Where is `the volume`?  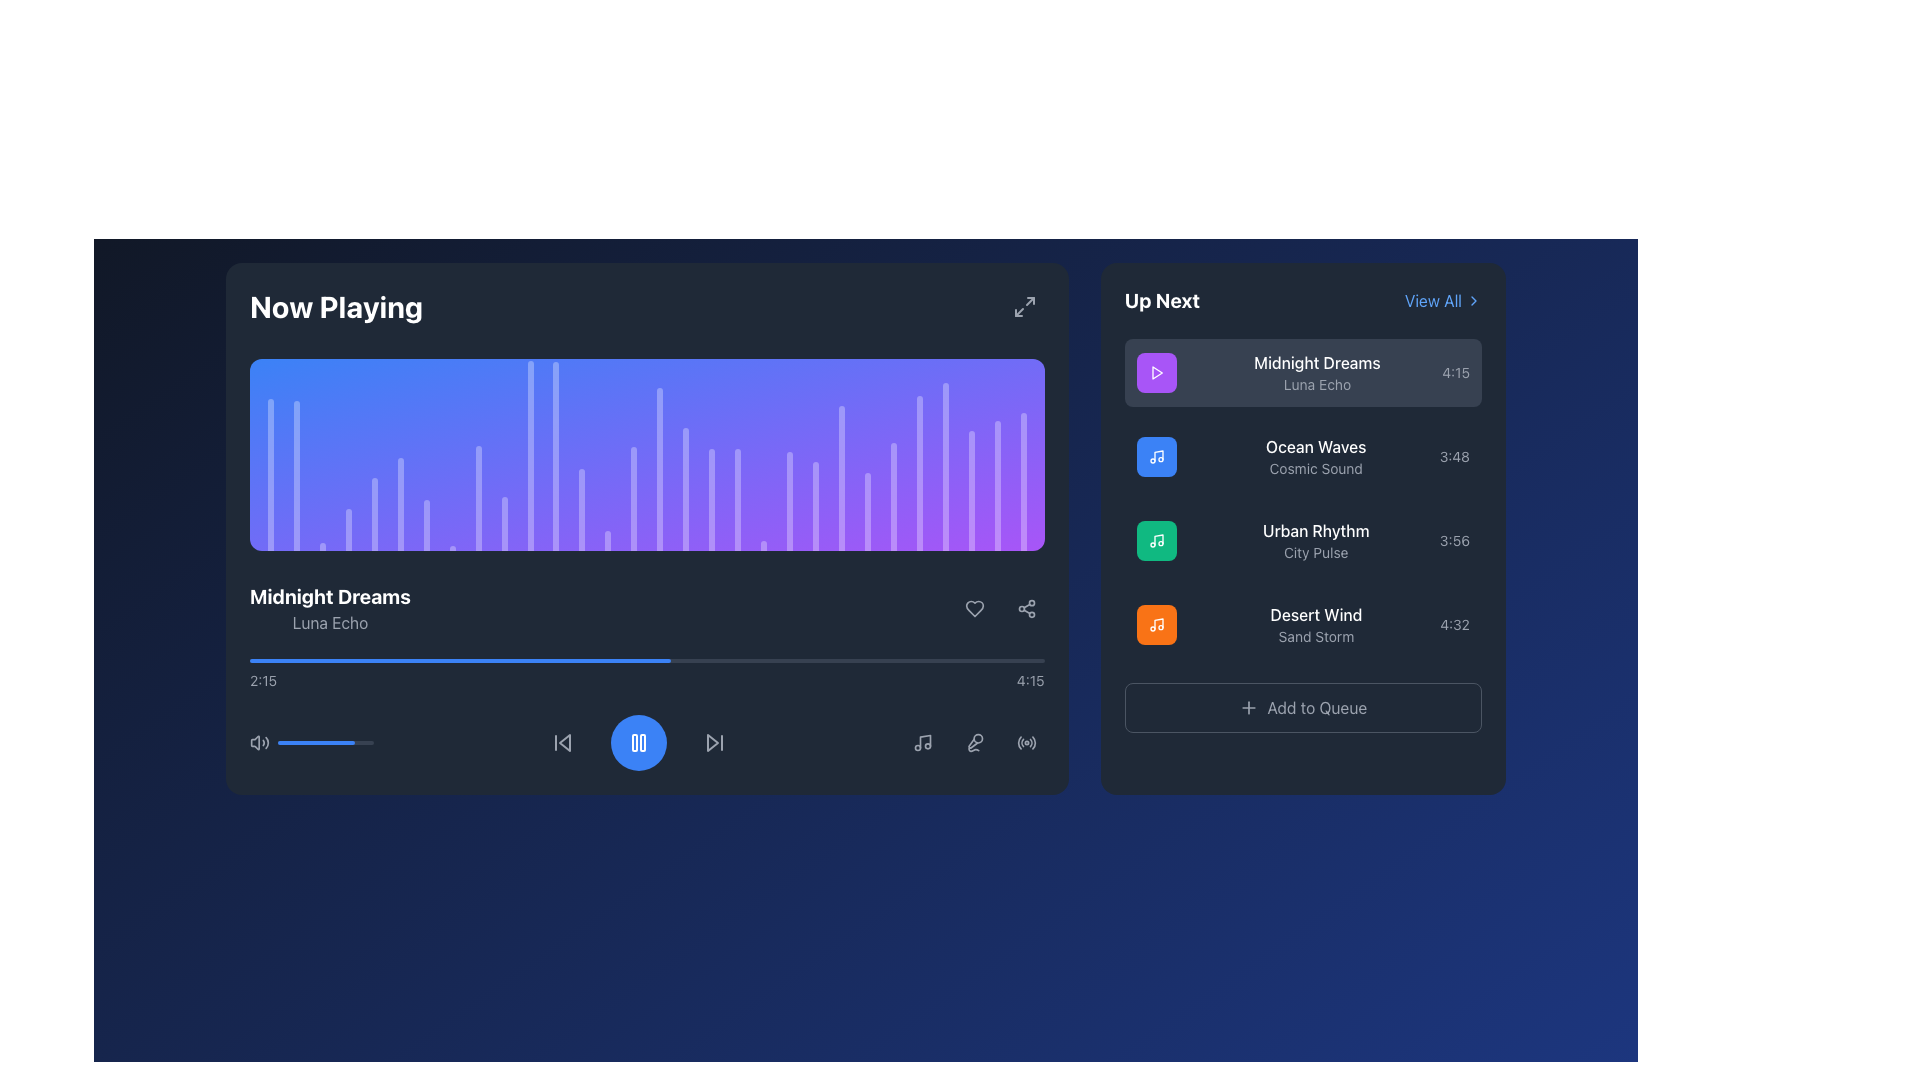 the volume is located at coordinates (350, 743).